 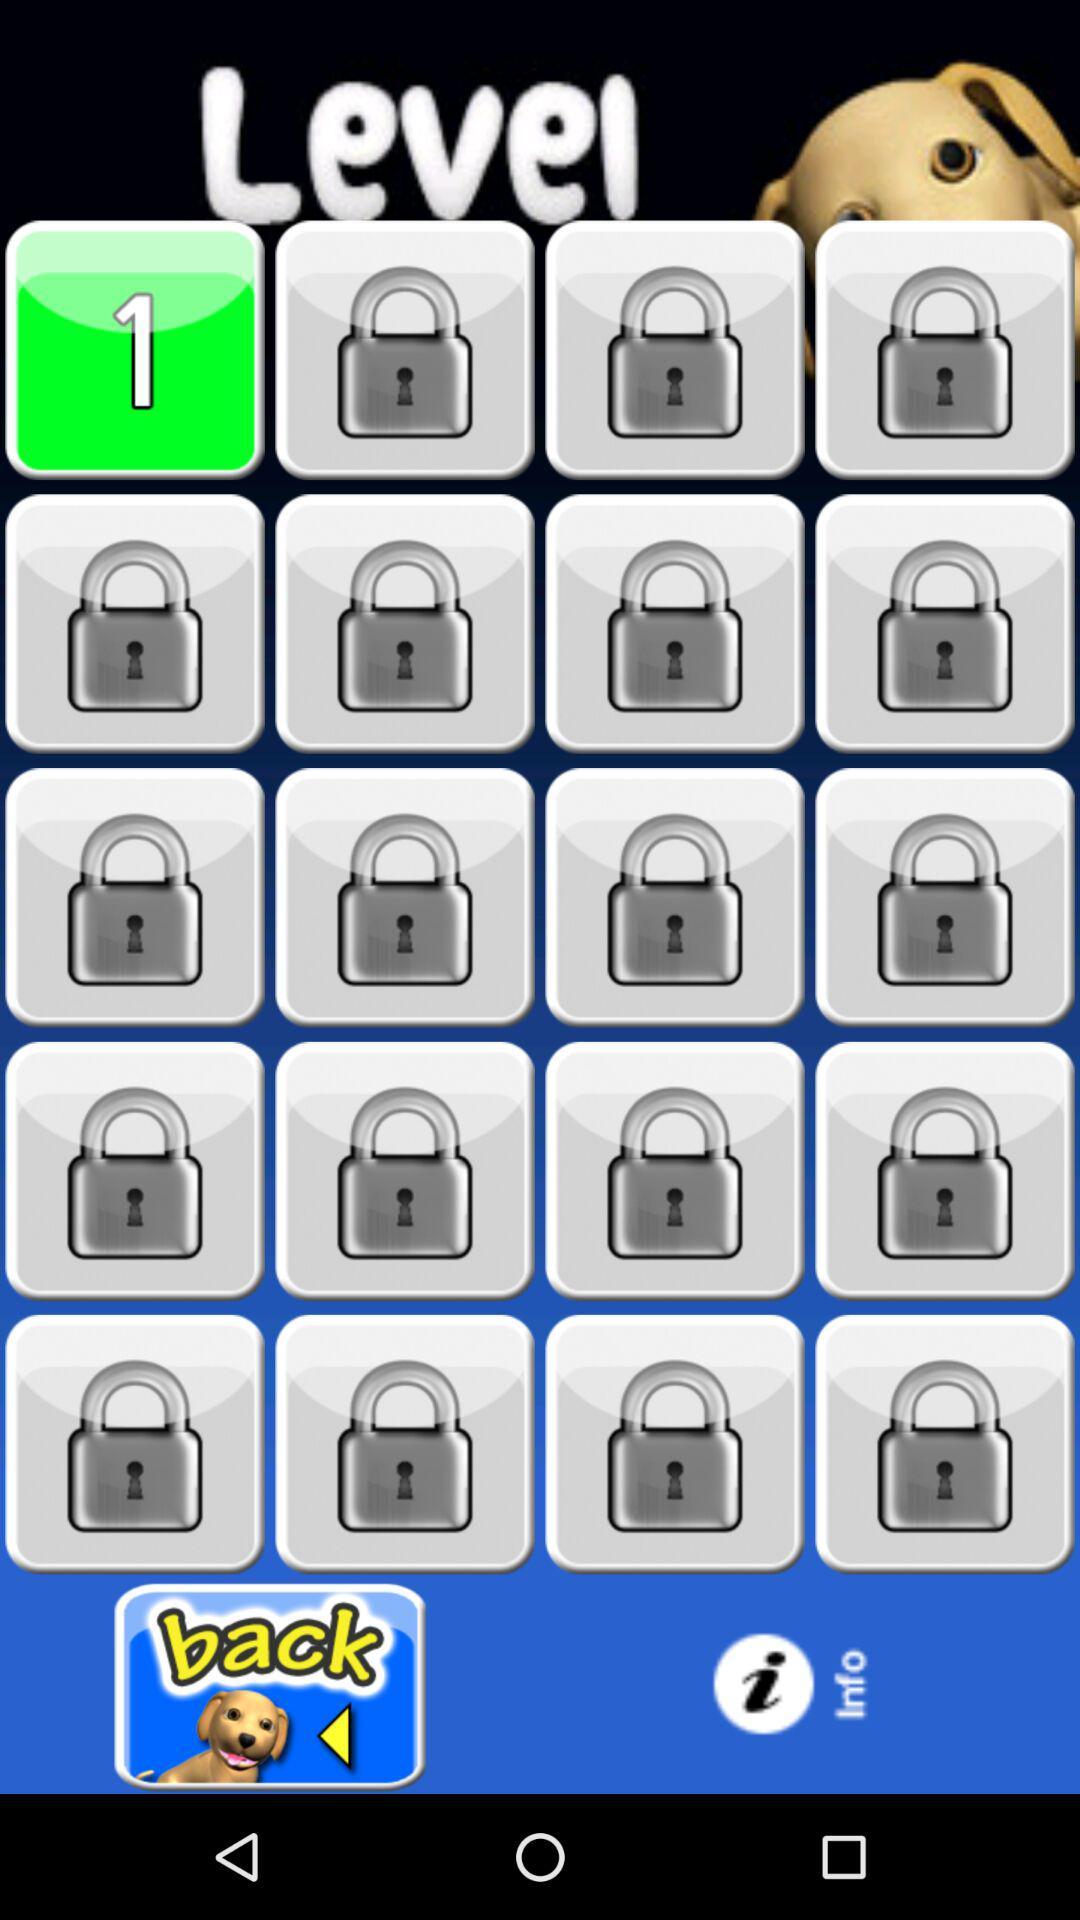 What do you see at coordinates (675, 1171) in the screenshot?
I see `hover over locked option` at bounding box center [675, 1171].